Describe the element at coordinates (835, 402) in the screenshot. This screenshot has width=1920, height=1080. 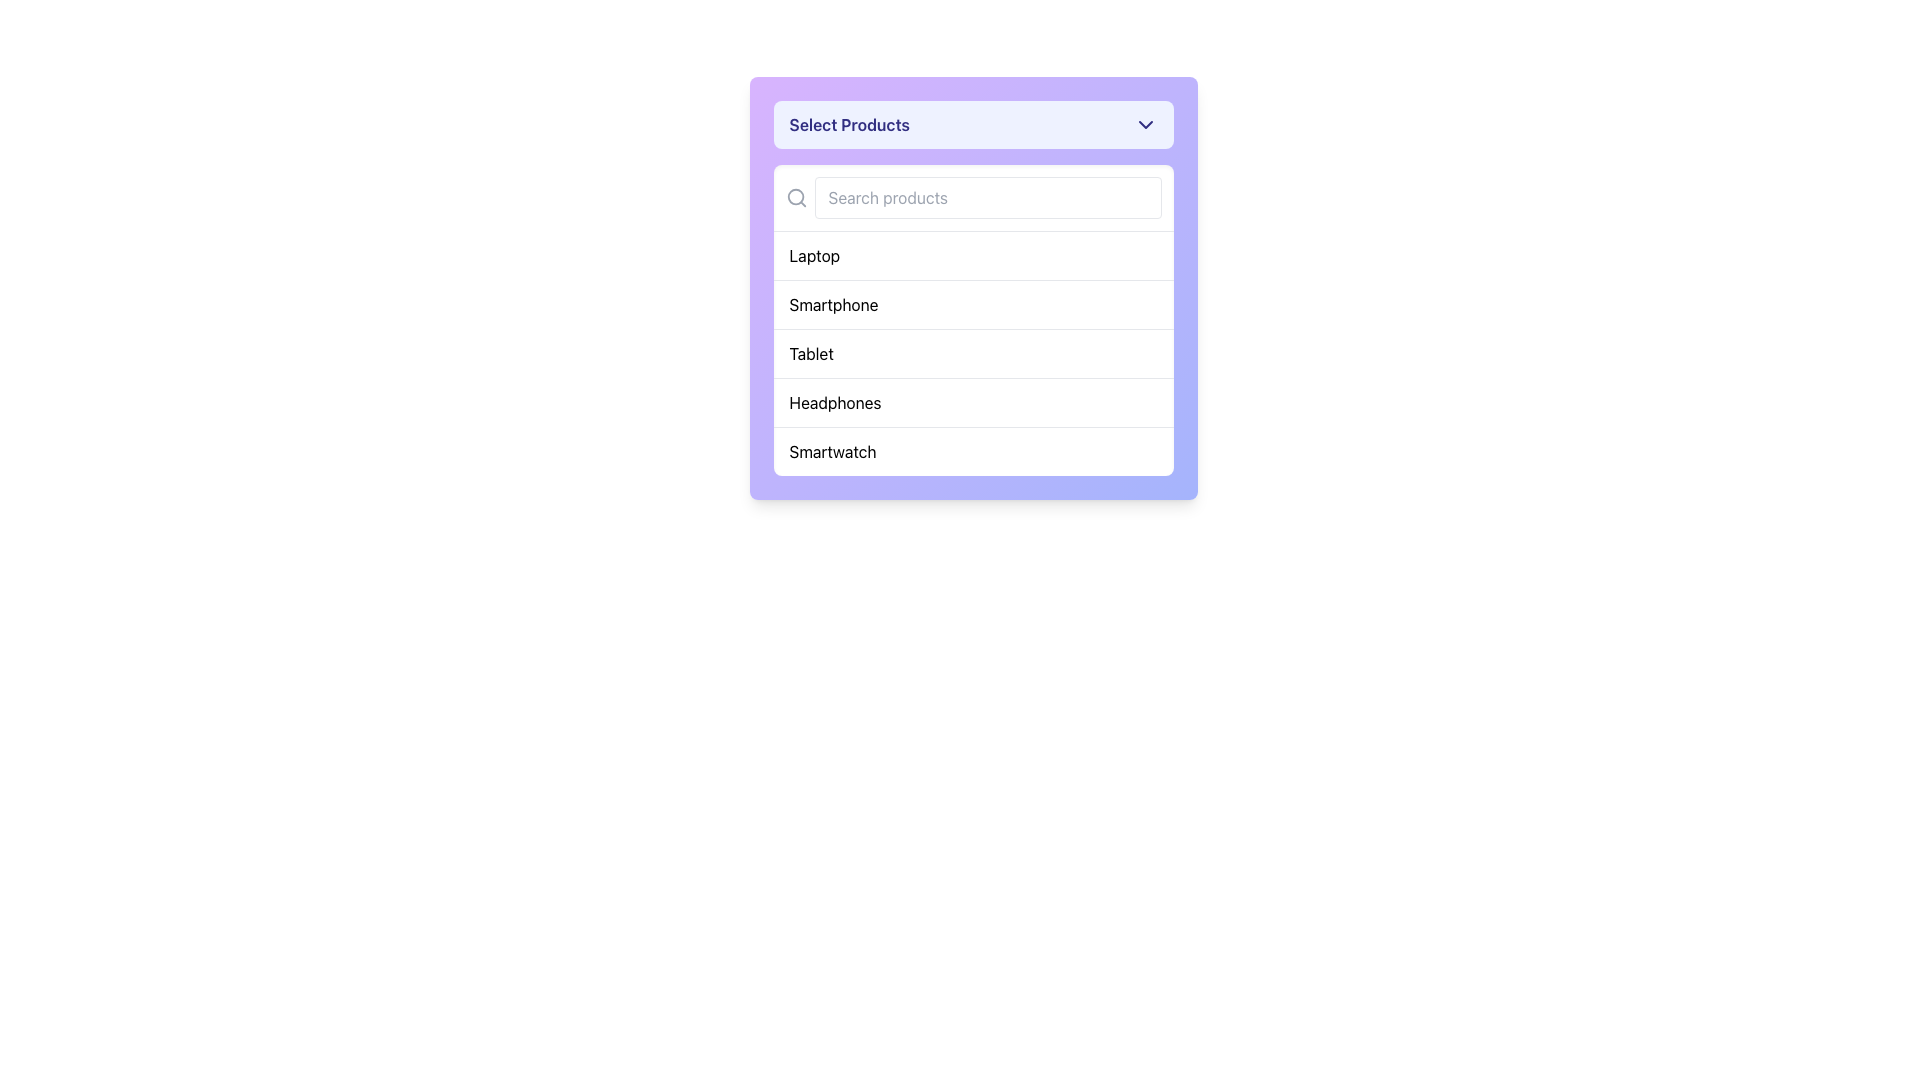
I see `the 'Headphones' text label in the dropdown menu labeled 'Select Products'` at that location.